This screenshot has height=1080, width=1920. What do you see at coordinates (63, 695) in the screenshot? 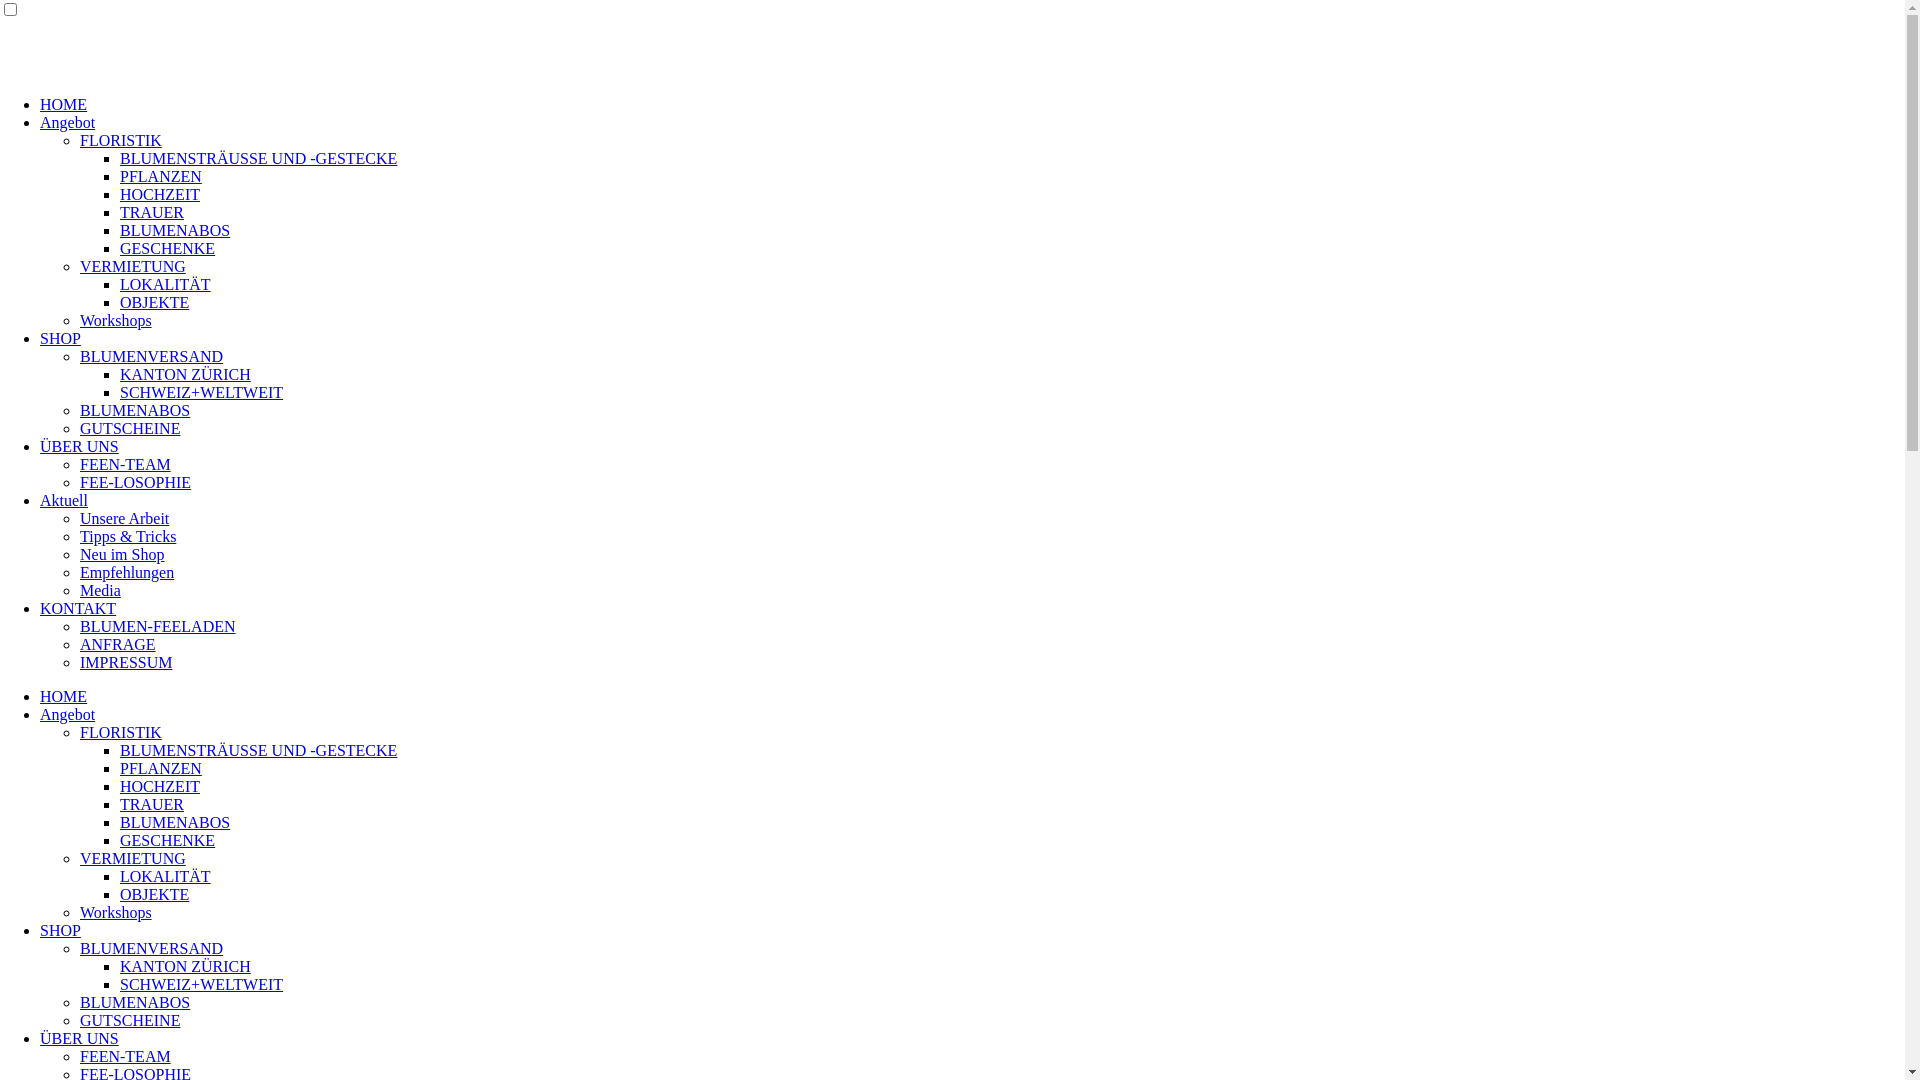
I see `'HOME'` at bounding box center [63, 695].